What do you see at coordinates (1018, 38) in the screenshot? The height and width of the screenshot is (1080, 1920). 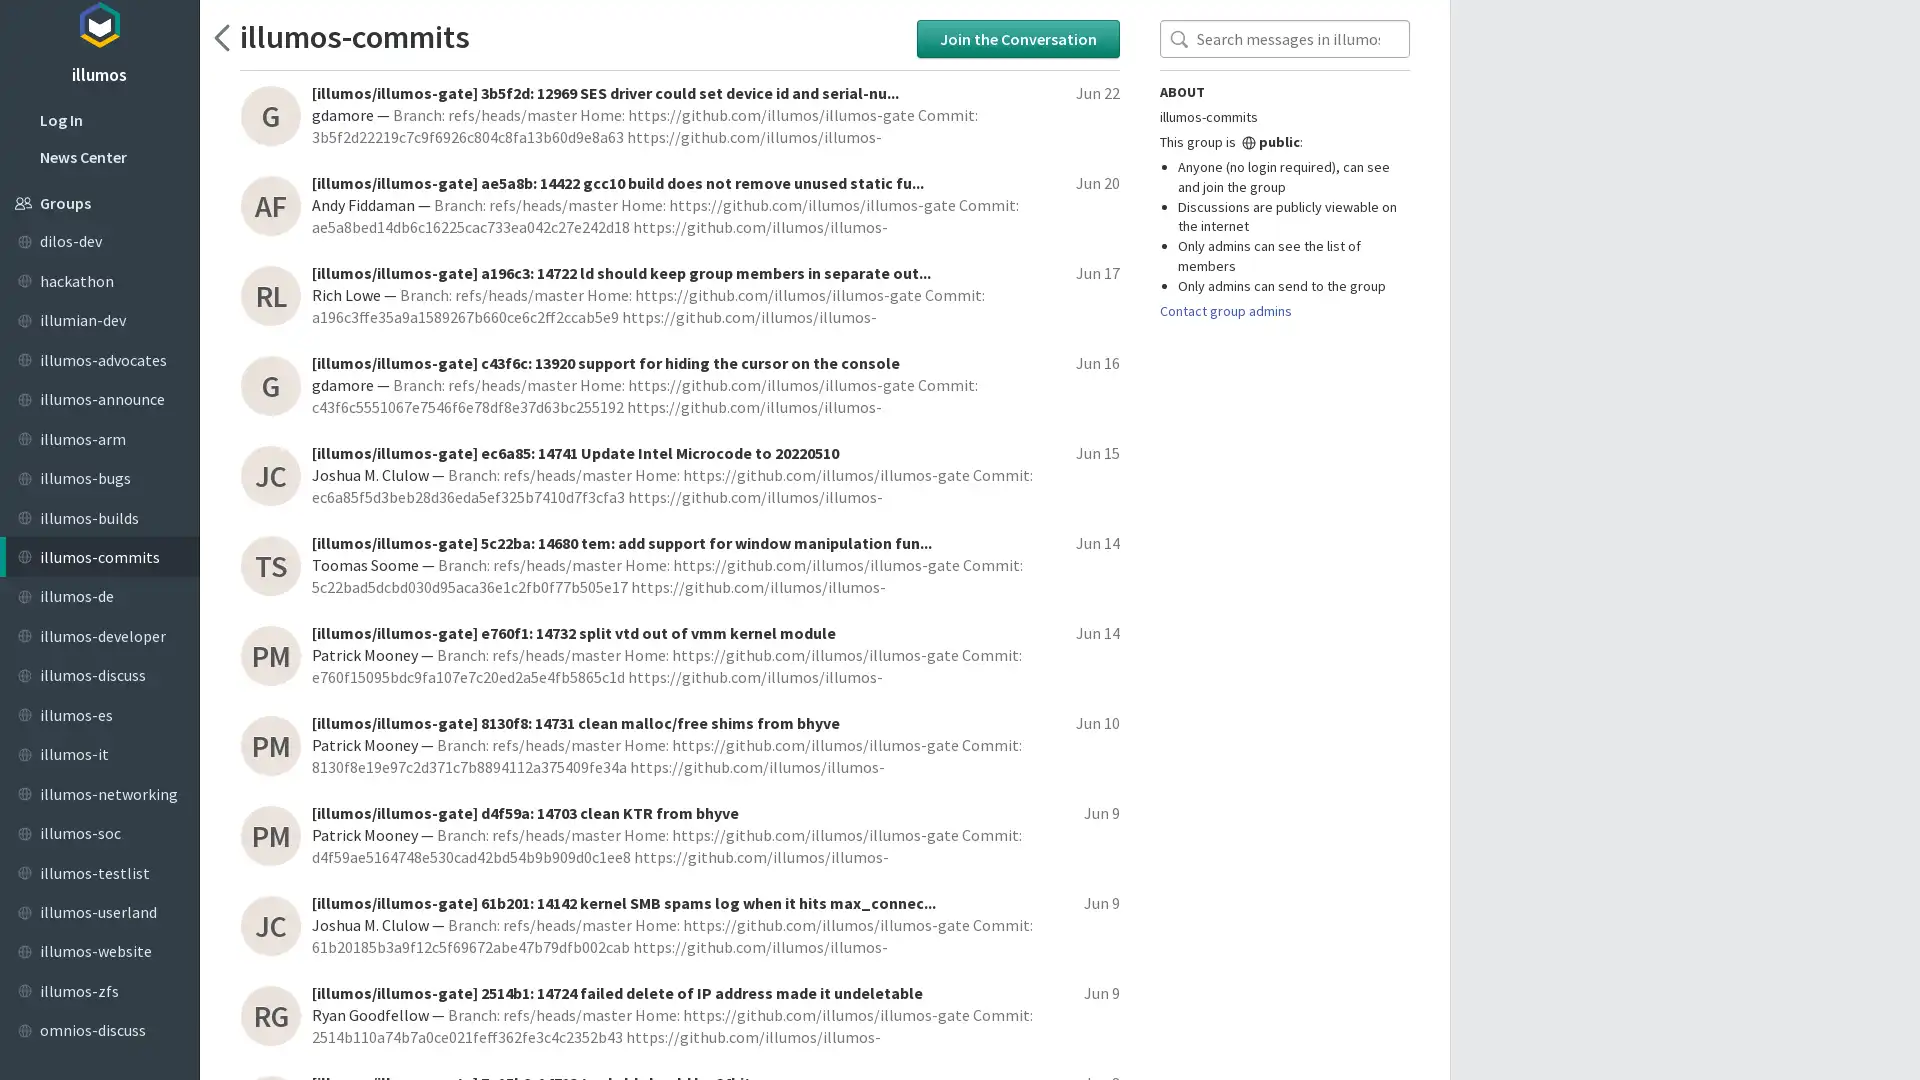 I see `Join the Conversation` at bounding box center [1018, 38].